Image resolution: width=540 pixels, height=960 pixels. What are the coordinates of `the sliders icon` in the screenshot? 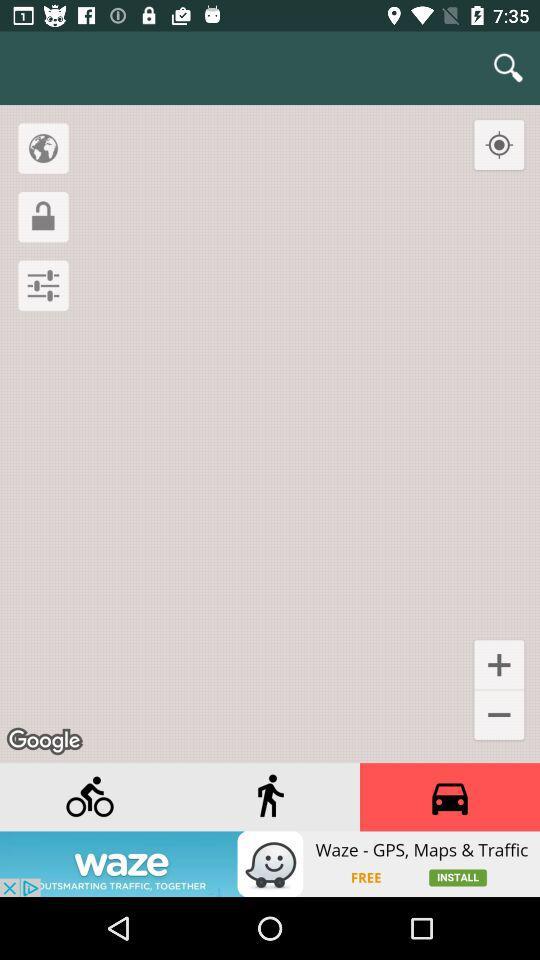 It's located at (43, 284).